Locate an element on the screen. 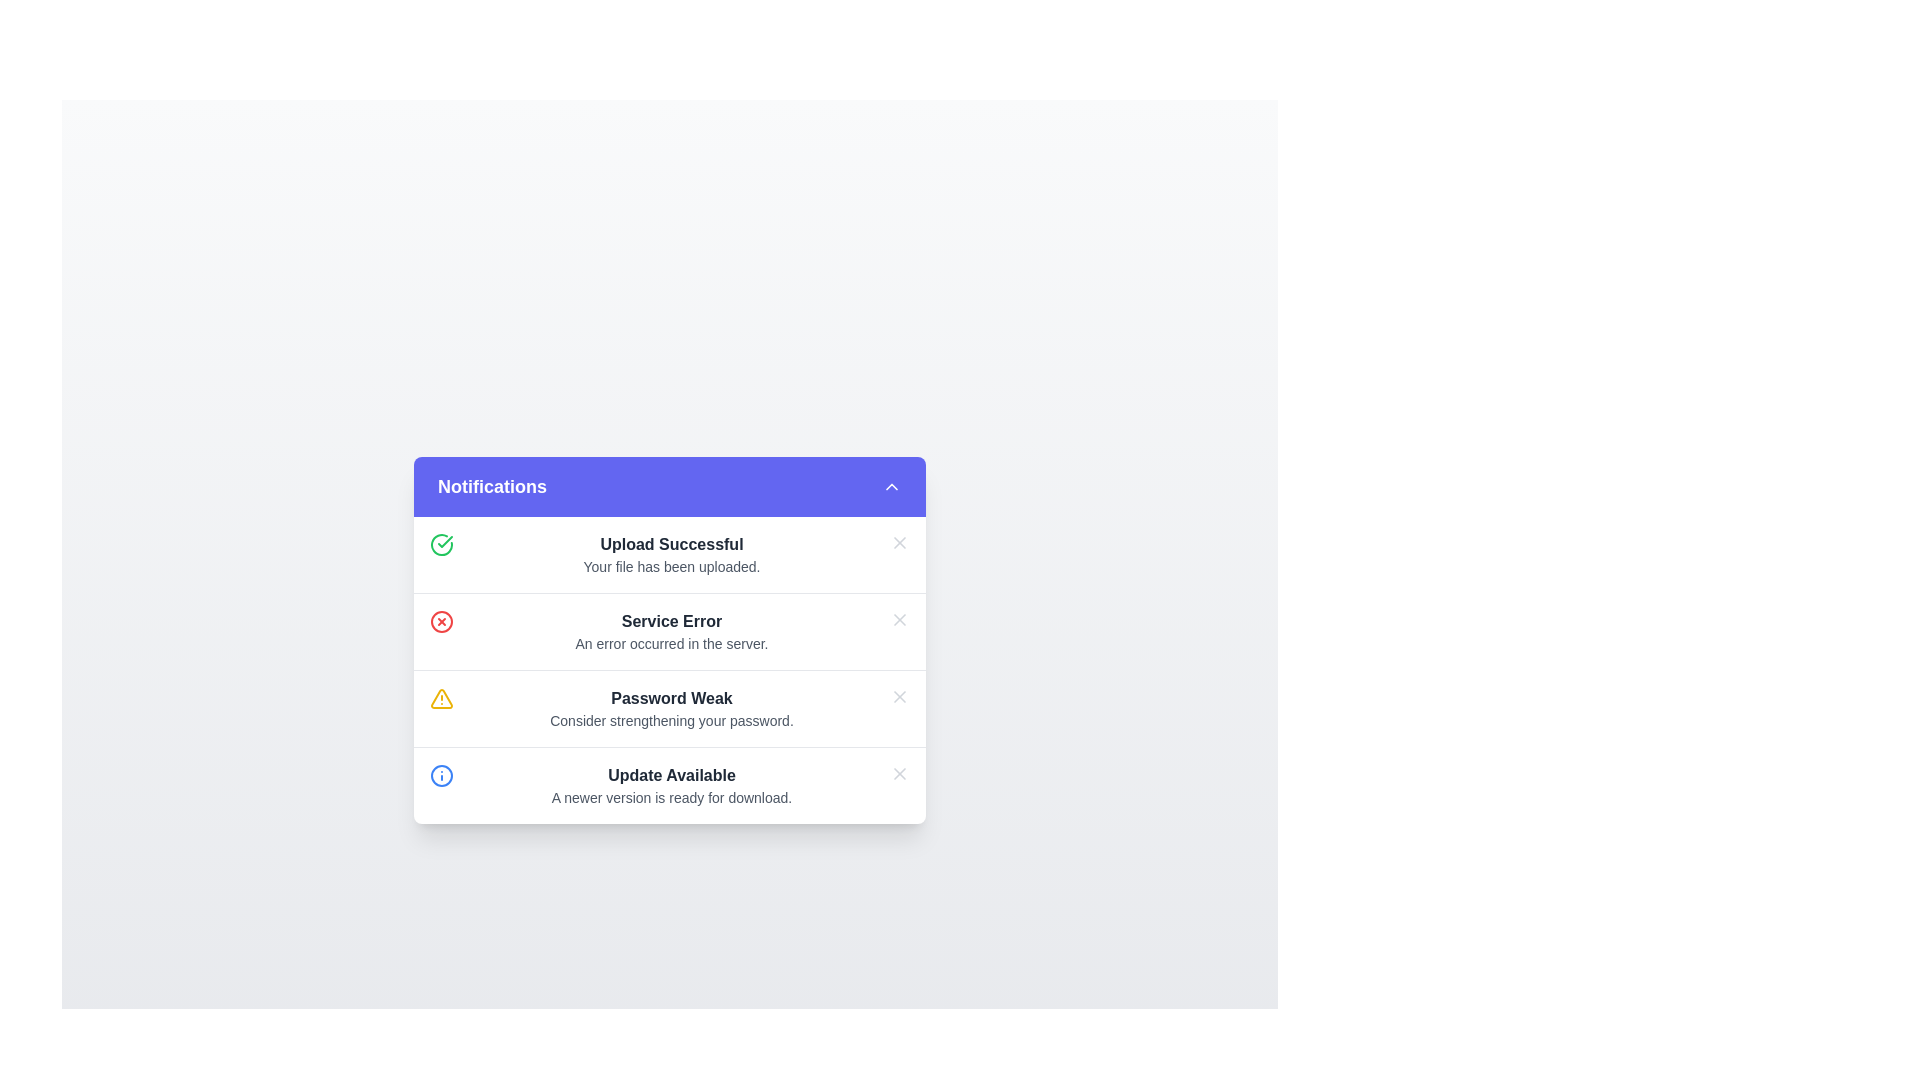 This screenshot has height=1080, width=1920. the notification text label that provides additional information contextual to the 'Upload Successful' message, positioned directly below it is located at coordinates (672, 566).